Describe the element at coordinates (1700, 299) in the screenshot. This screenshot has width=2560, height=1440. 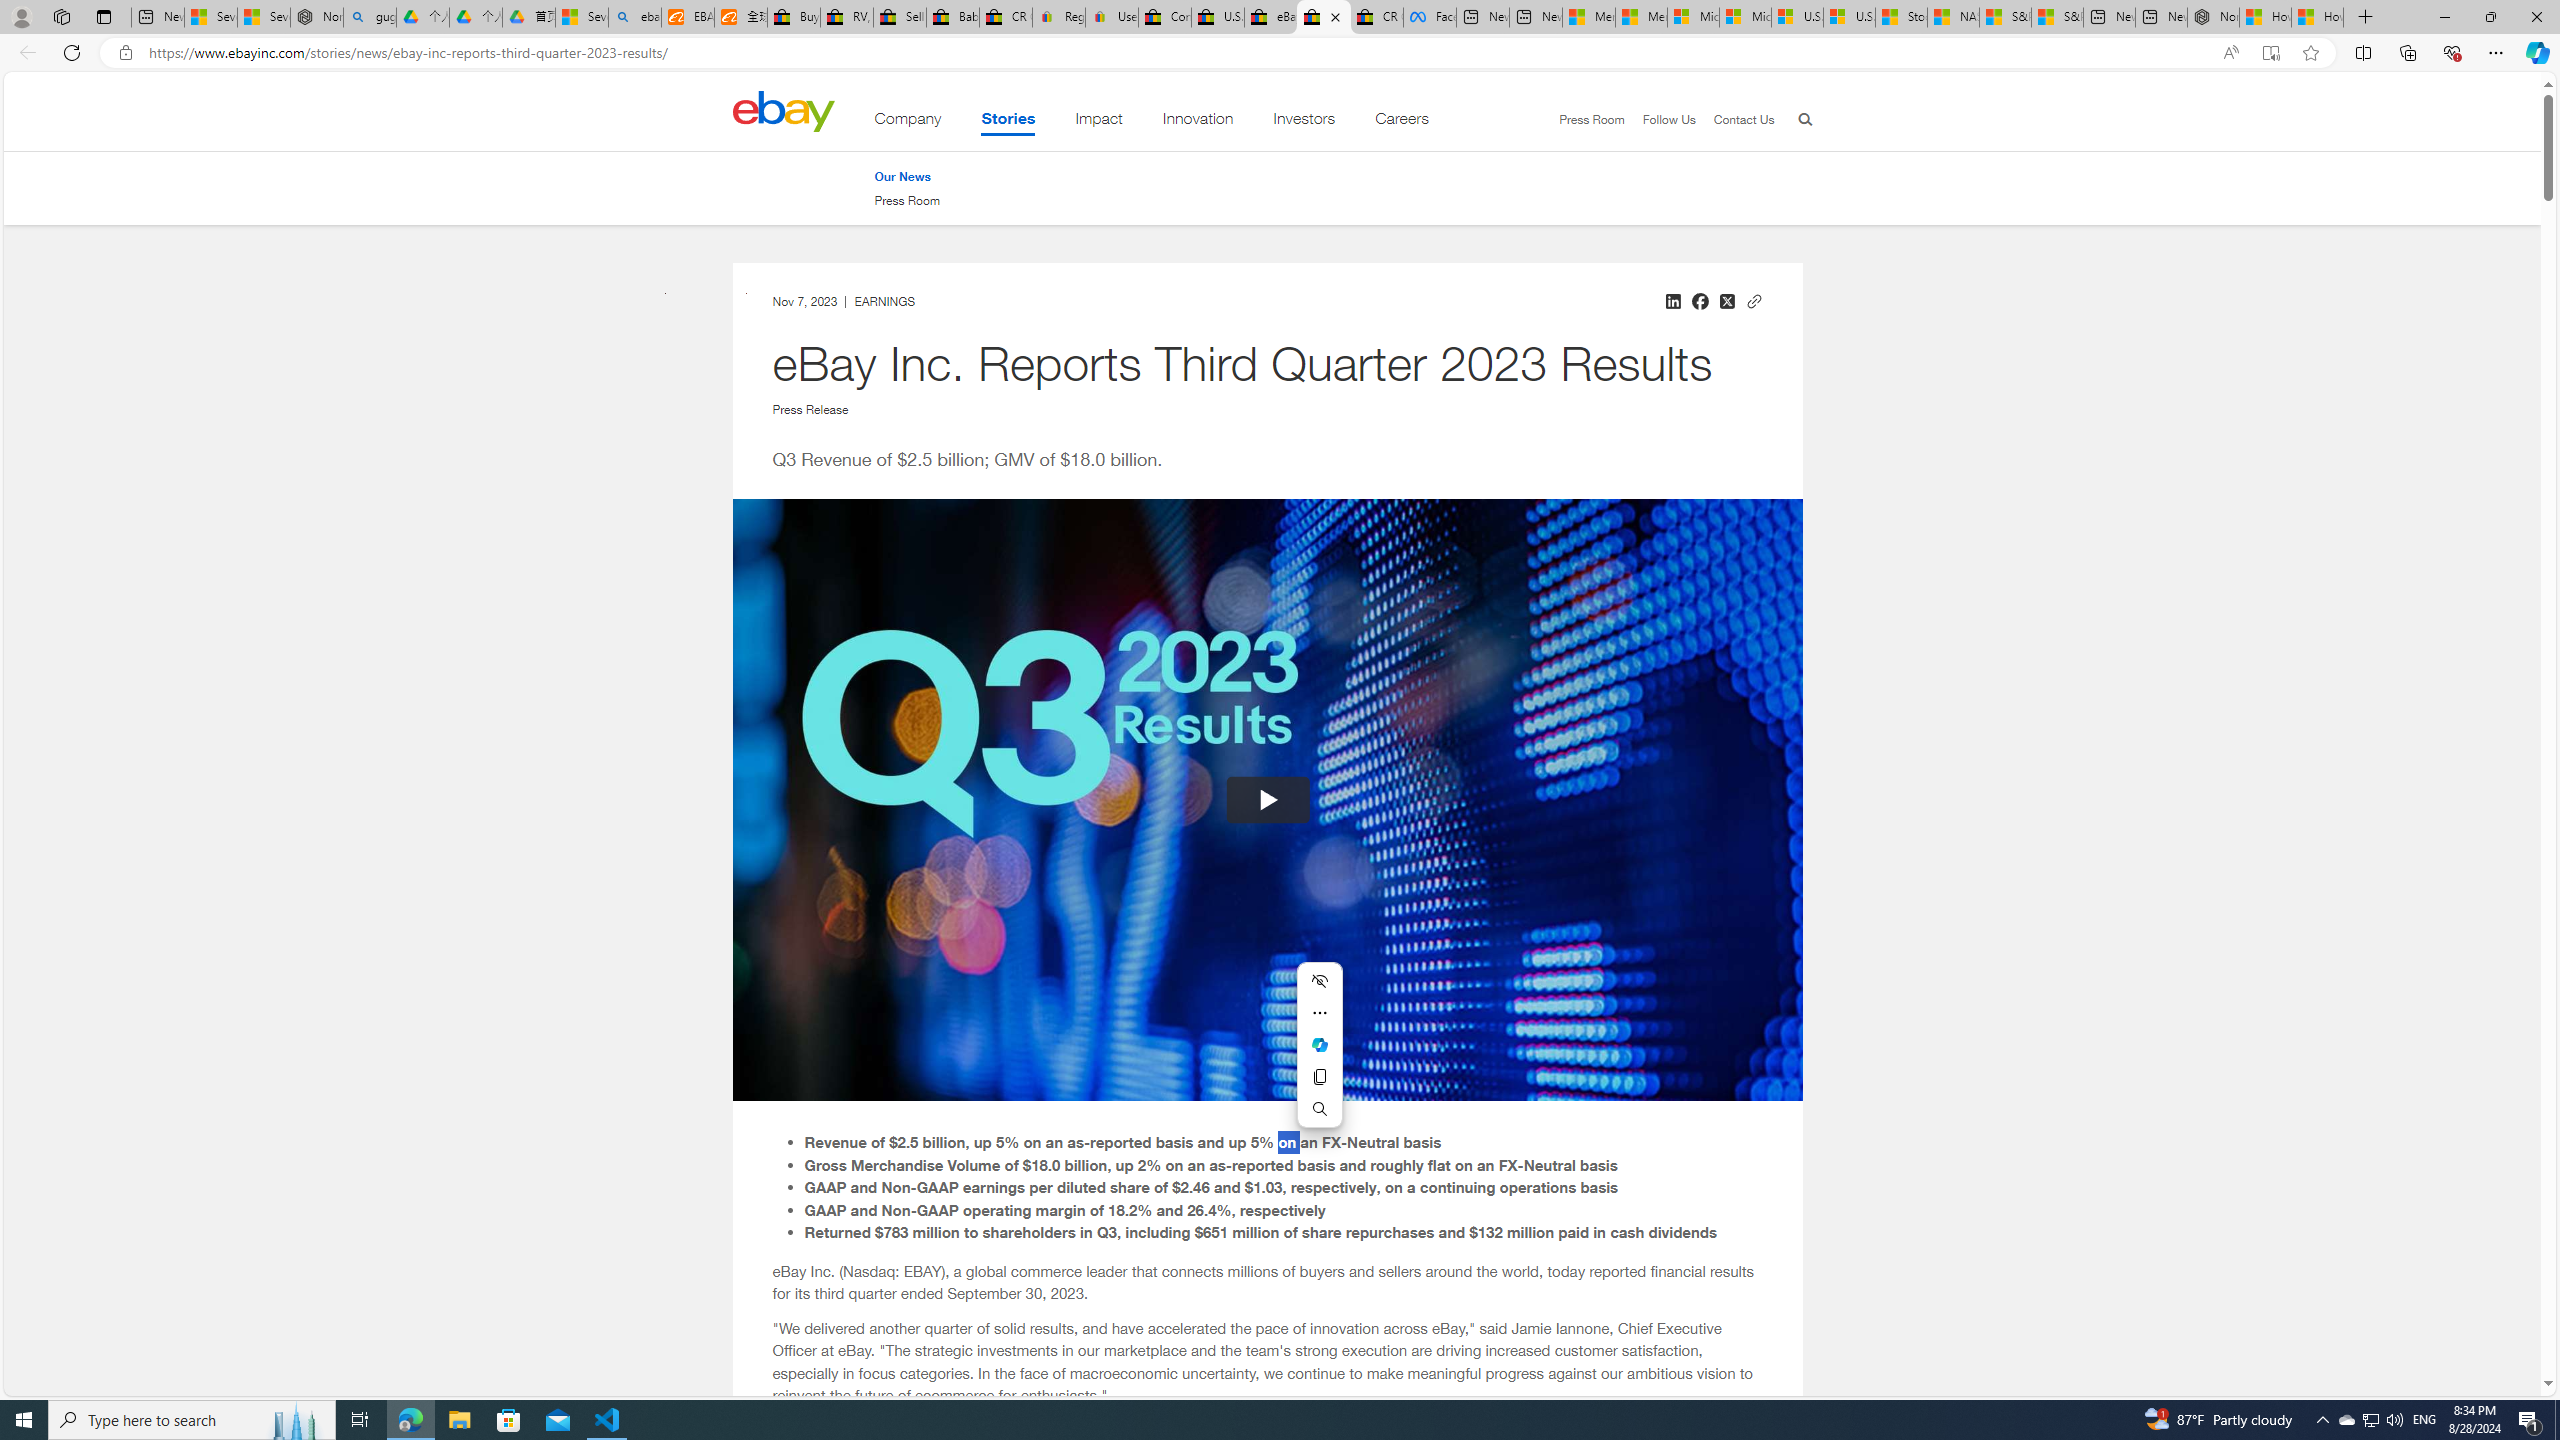
I see `'Share on Facebook'` at that location.